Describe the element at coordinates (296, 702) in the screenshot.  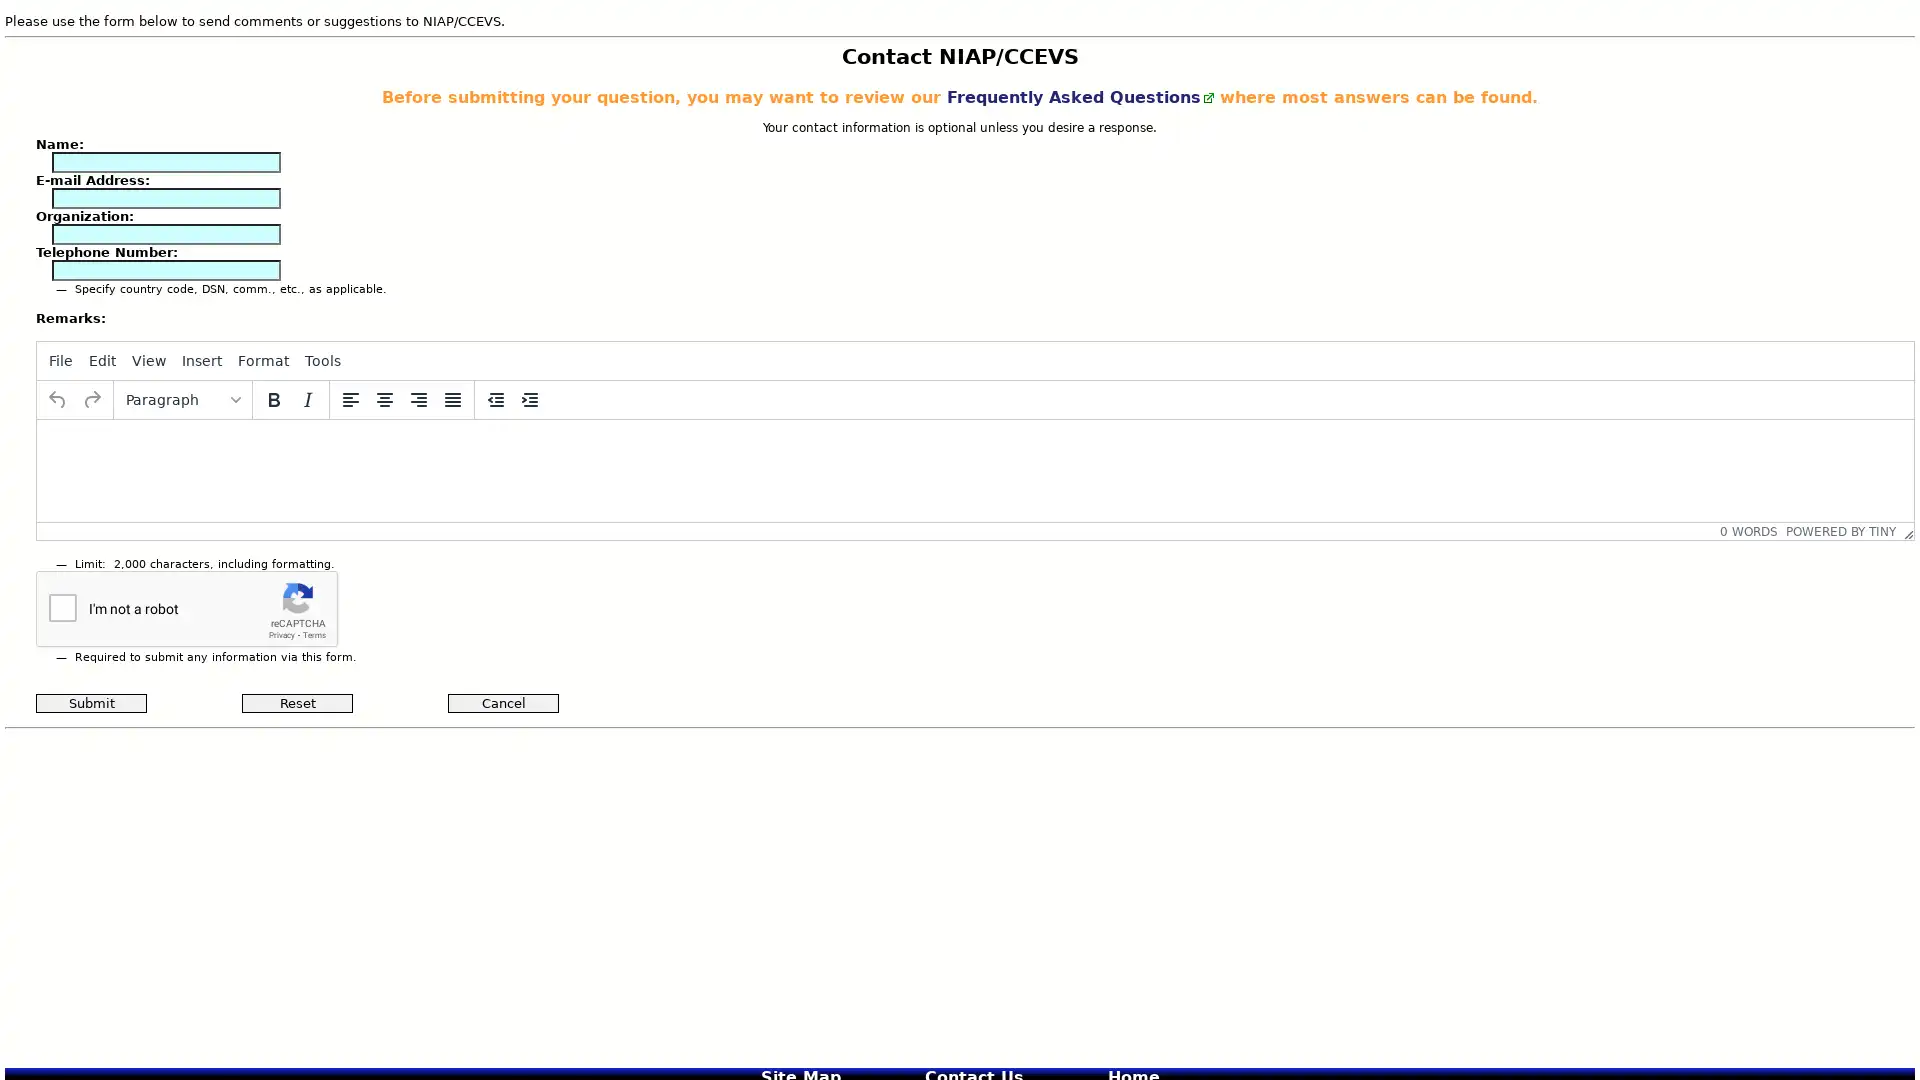
I see `Reset` at that location.